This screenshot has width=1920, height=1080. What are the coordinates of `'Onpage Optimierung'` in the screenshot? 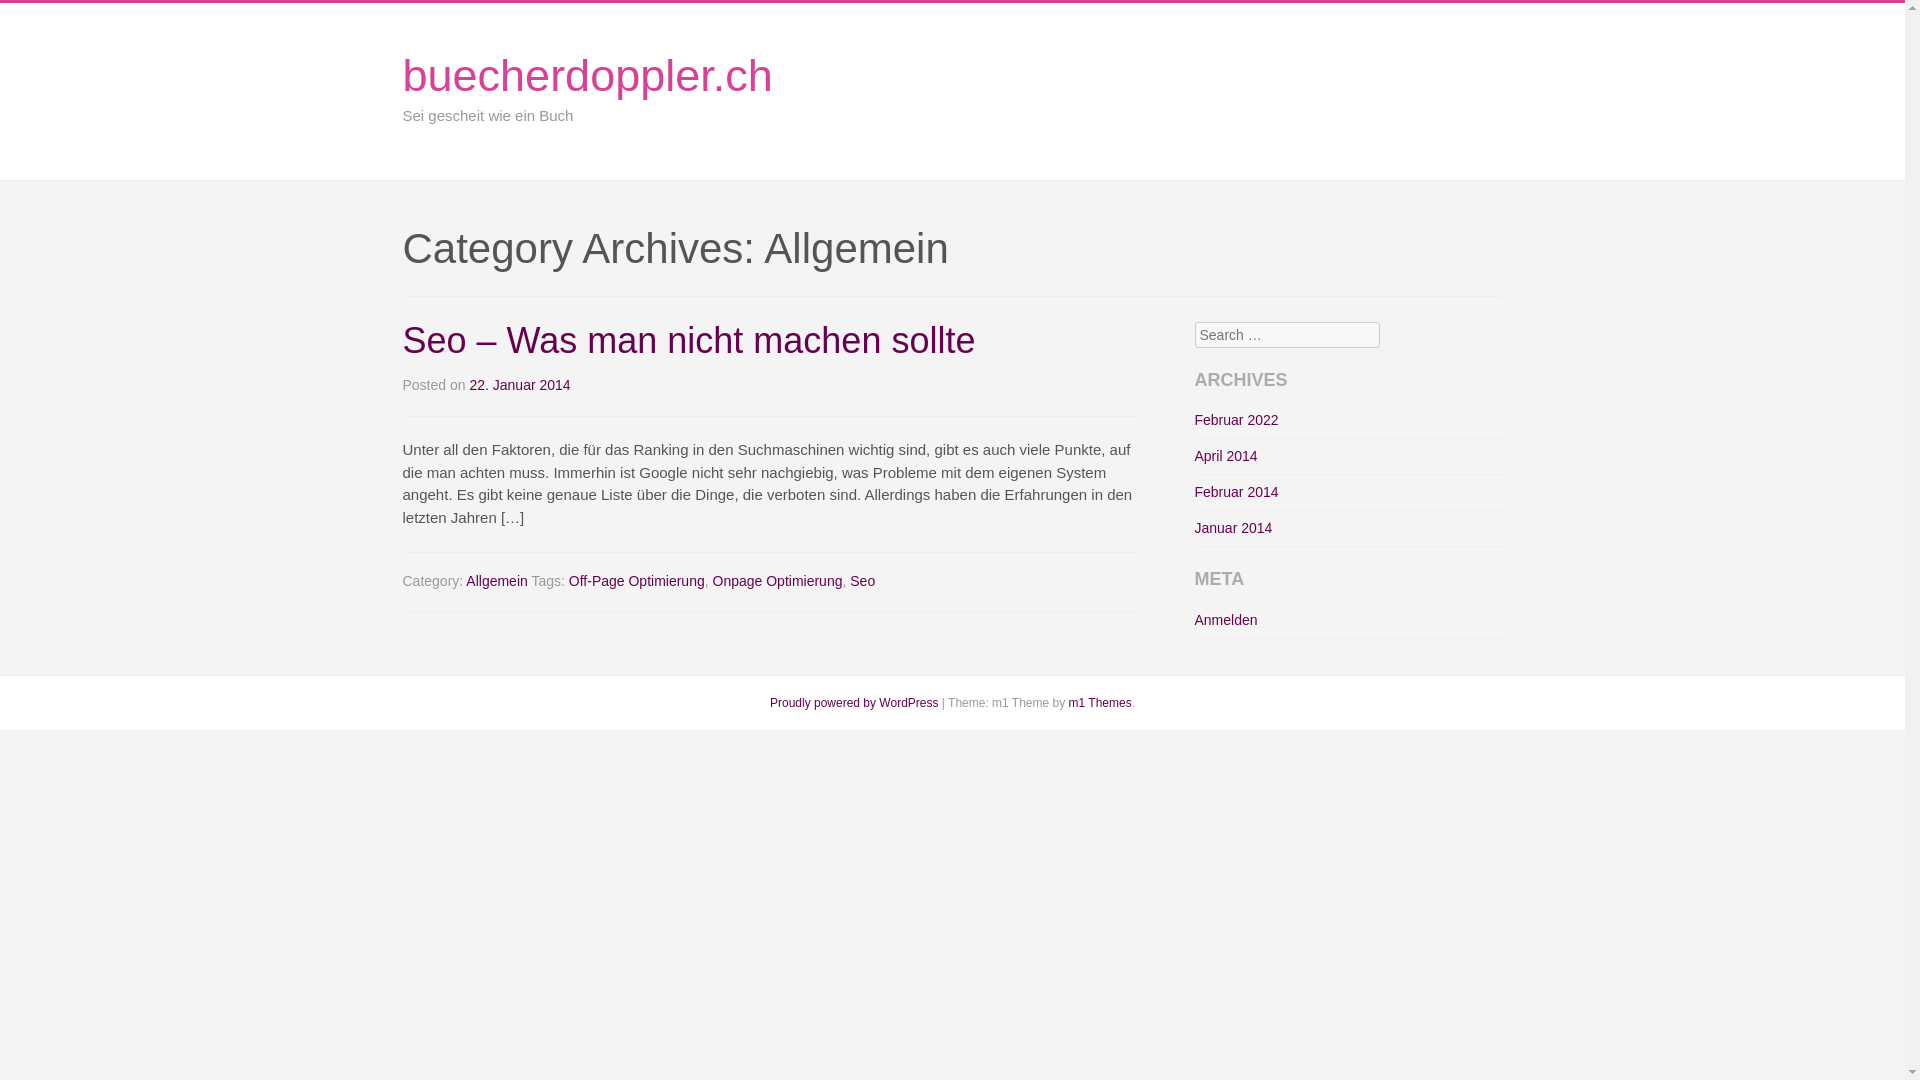 It's located at (776, 581).